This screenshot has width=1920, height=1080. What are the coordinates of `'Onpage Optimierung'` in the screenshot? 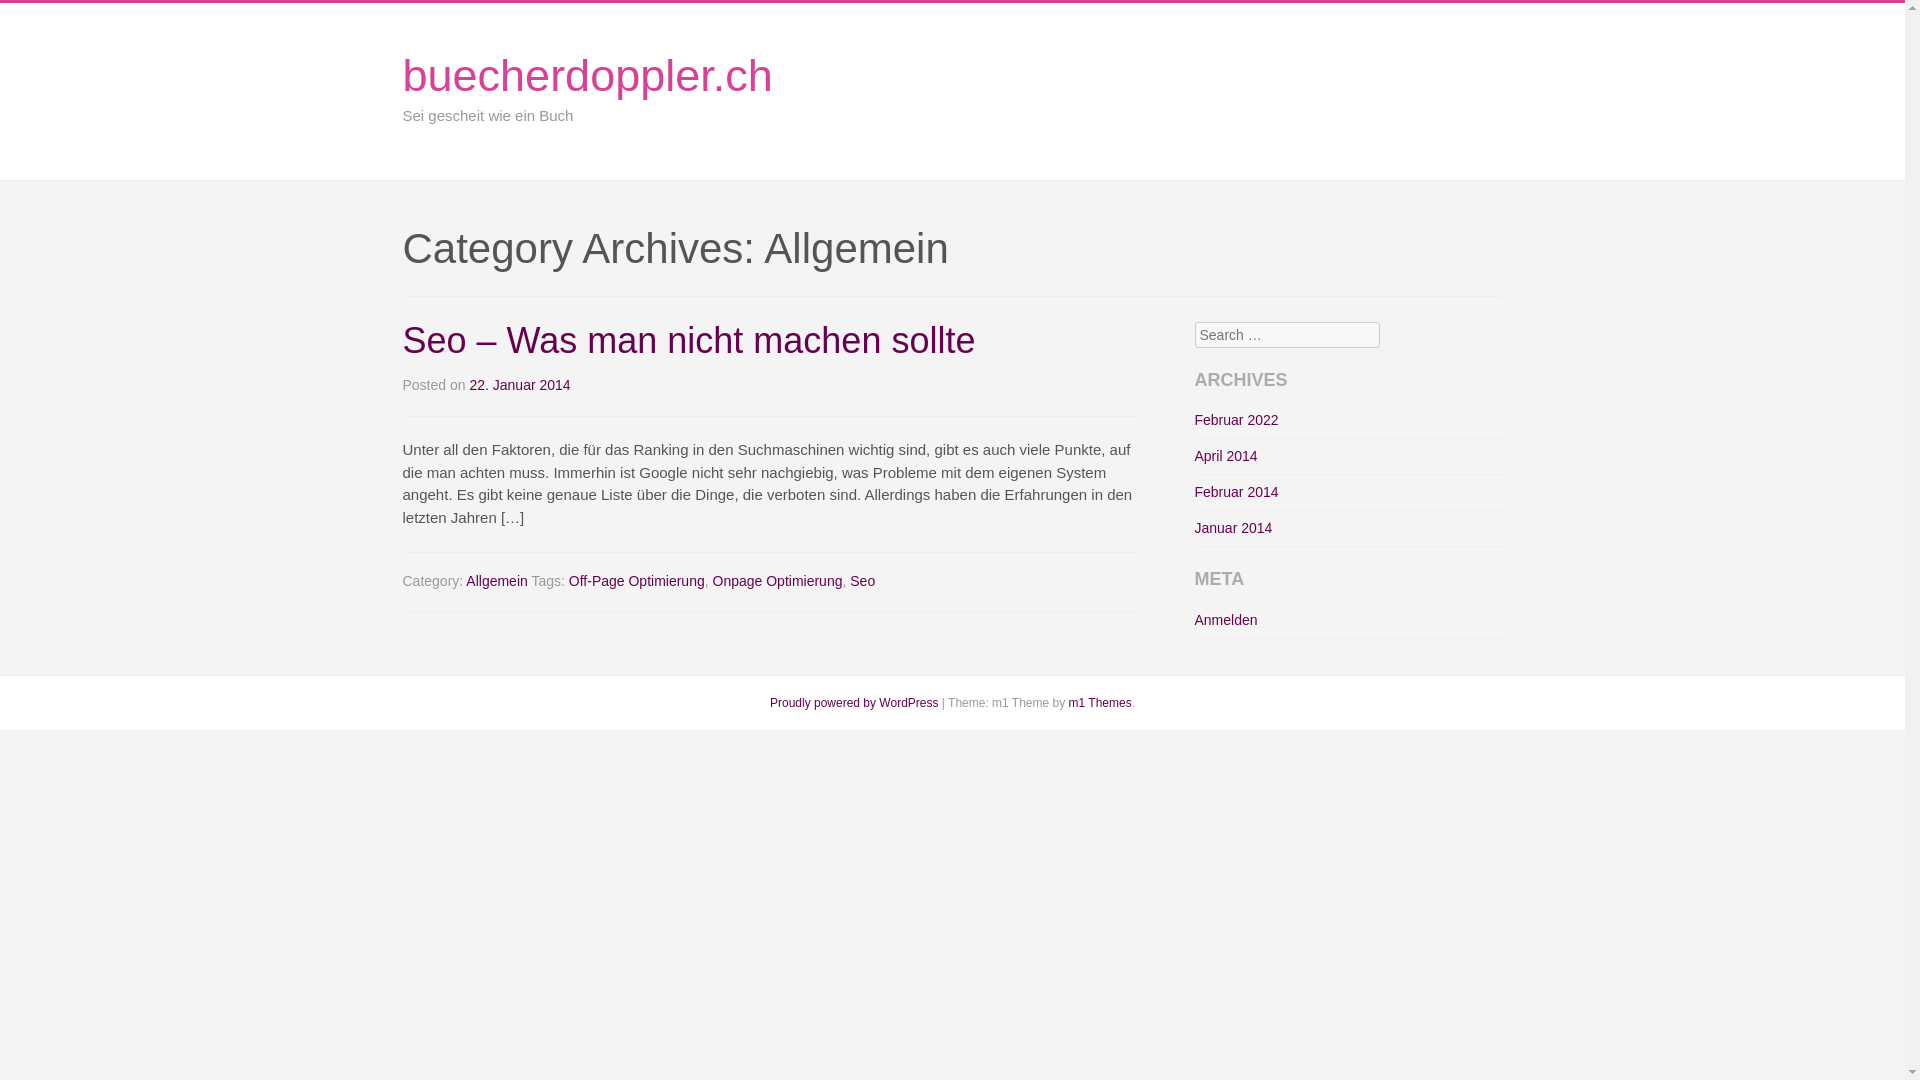 It's located at (776, 581).